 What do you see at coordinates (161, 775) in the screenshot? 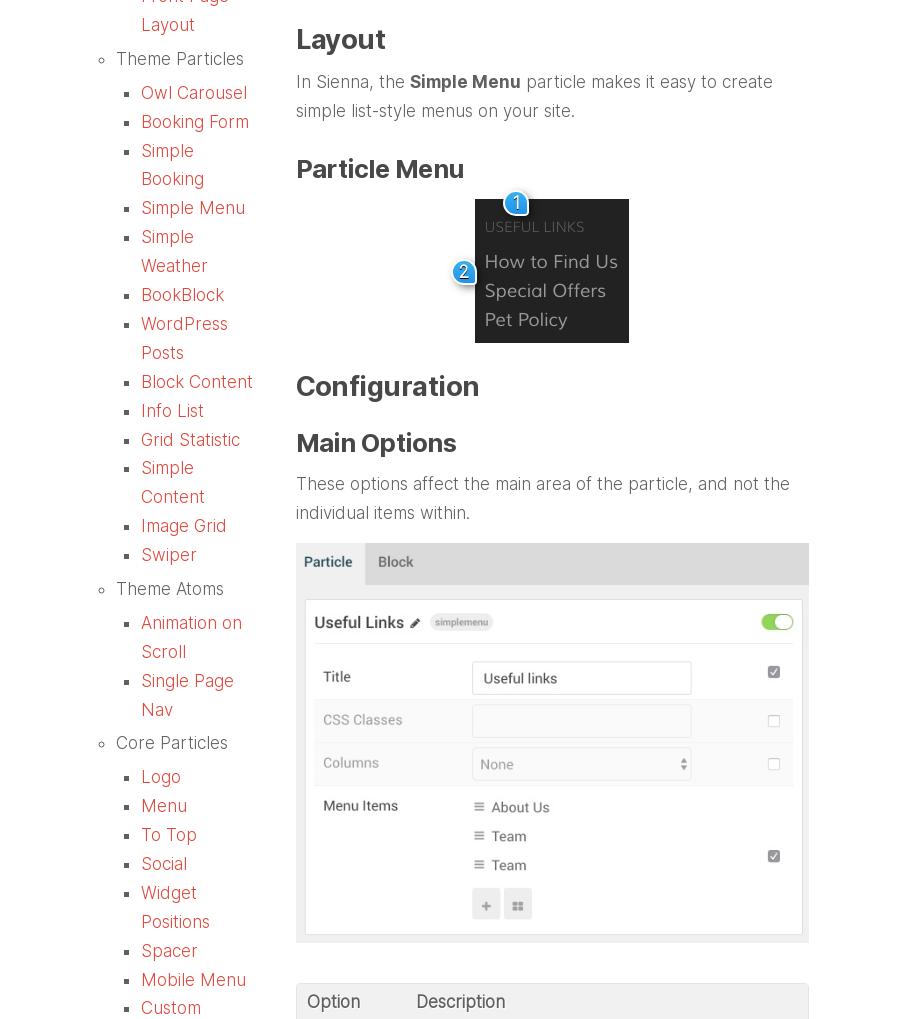
I see `'Logo'` at bounding box center [161, 775].